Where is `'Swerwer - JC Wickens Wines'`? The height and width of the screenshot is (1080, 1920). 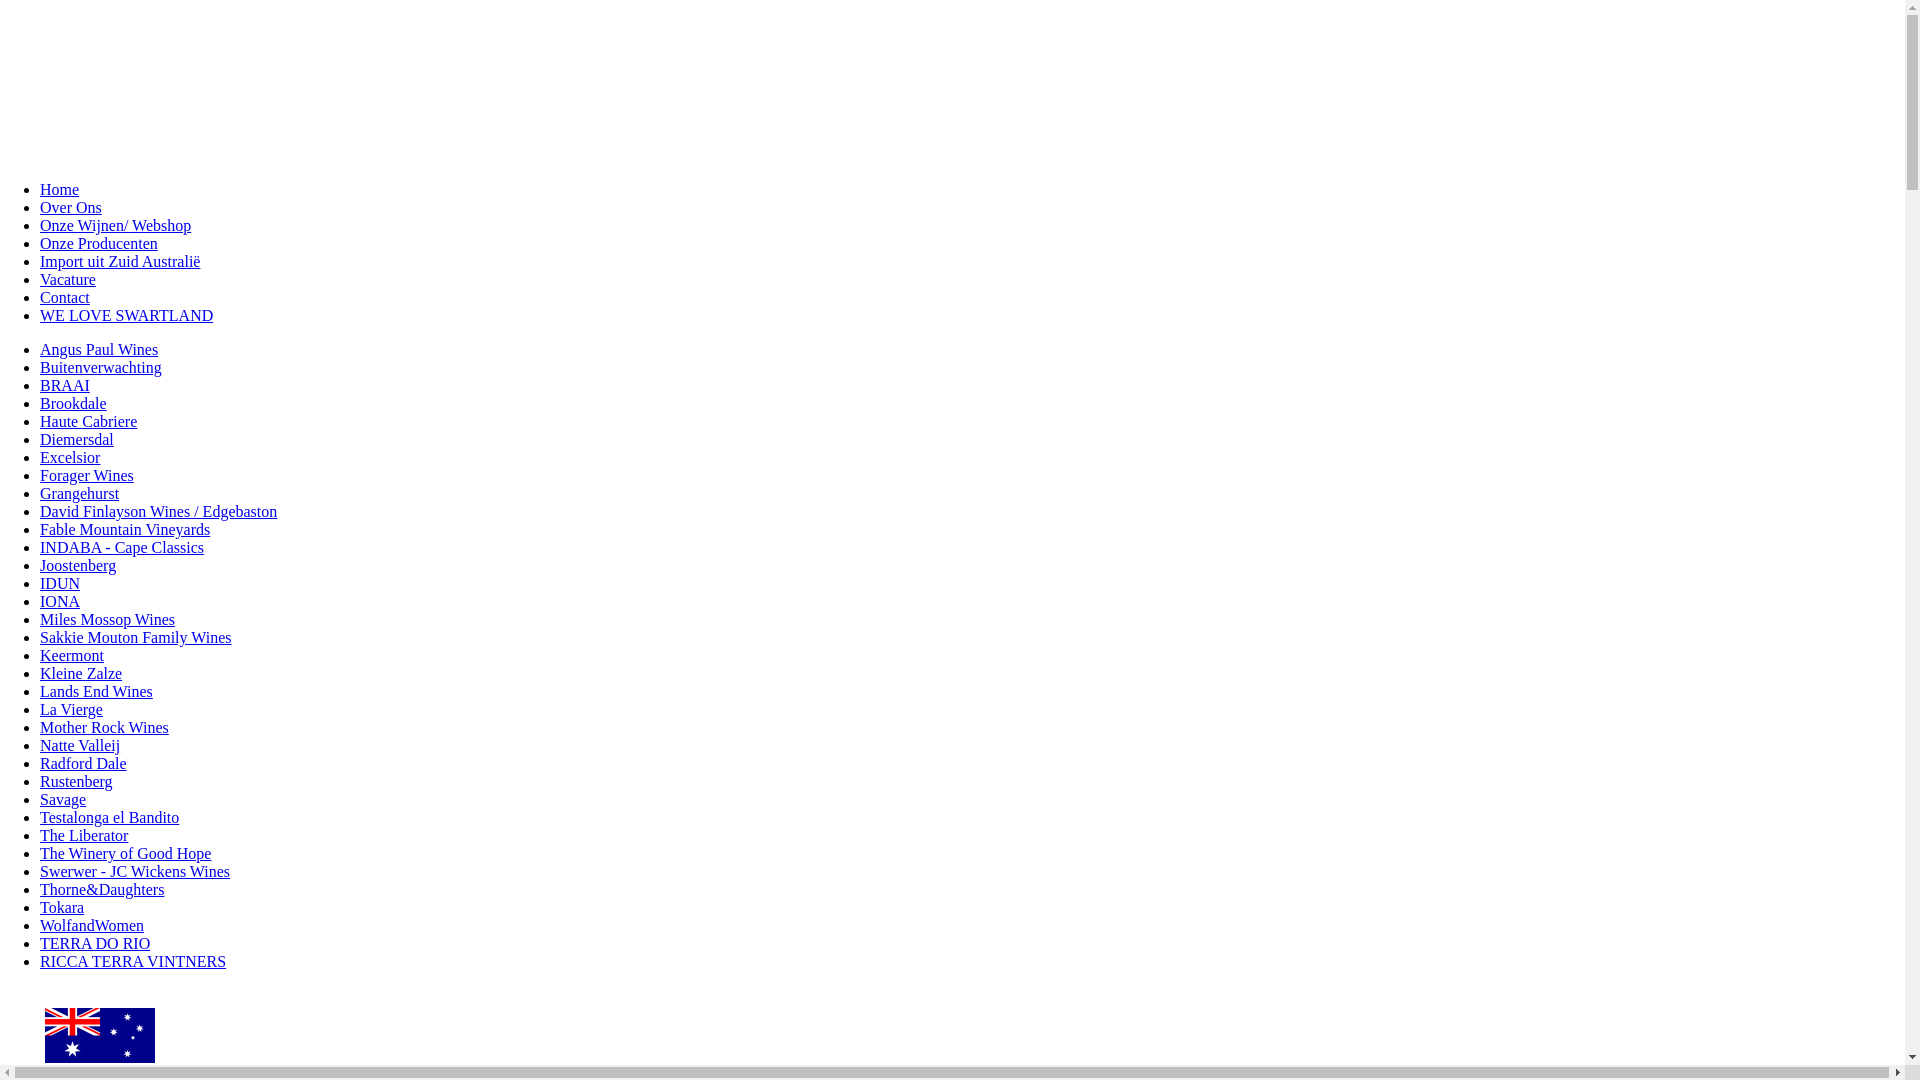
'Swerwer - JC Wickens Wines' is located at coordinates (39, 870).